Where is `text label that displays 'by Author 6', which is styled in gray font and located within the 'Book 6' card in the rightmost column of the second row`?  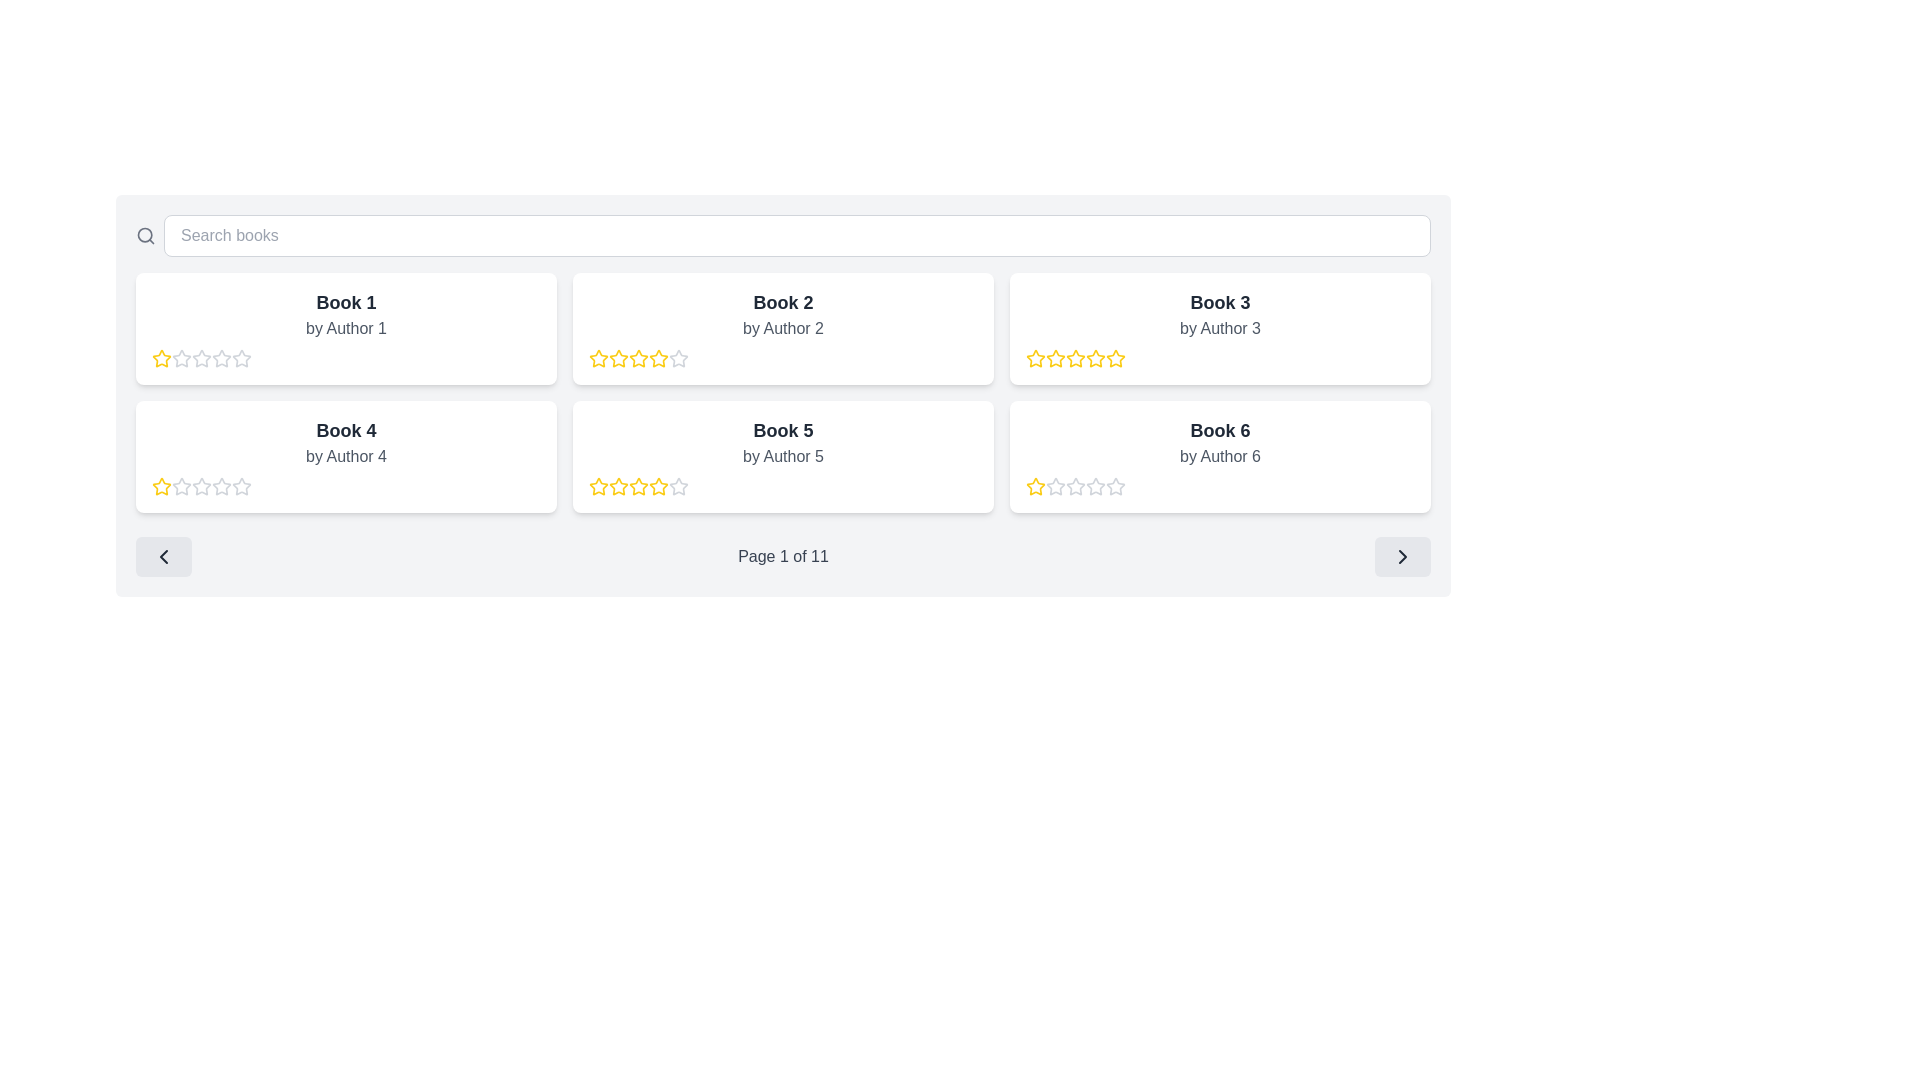
text label that displays 'by Author 6', which is styled in gray font and located within the 'Book 6' card in the rightmost column of the second row is located at coordinates (1219, 456).